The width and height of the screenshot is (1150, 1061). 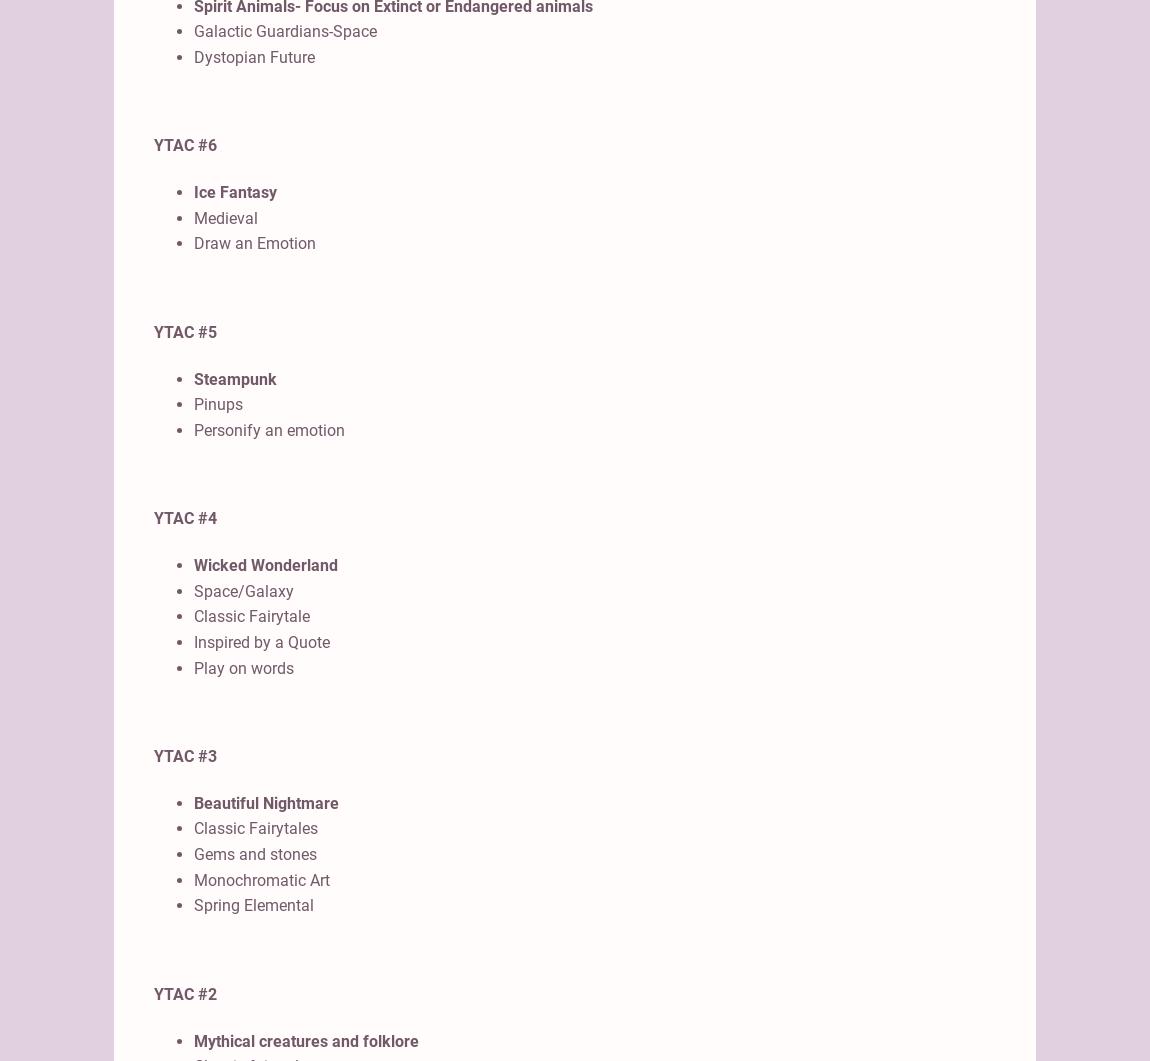 I want to click on 'YTAC #4', so click(x=184, y=518).